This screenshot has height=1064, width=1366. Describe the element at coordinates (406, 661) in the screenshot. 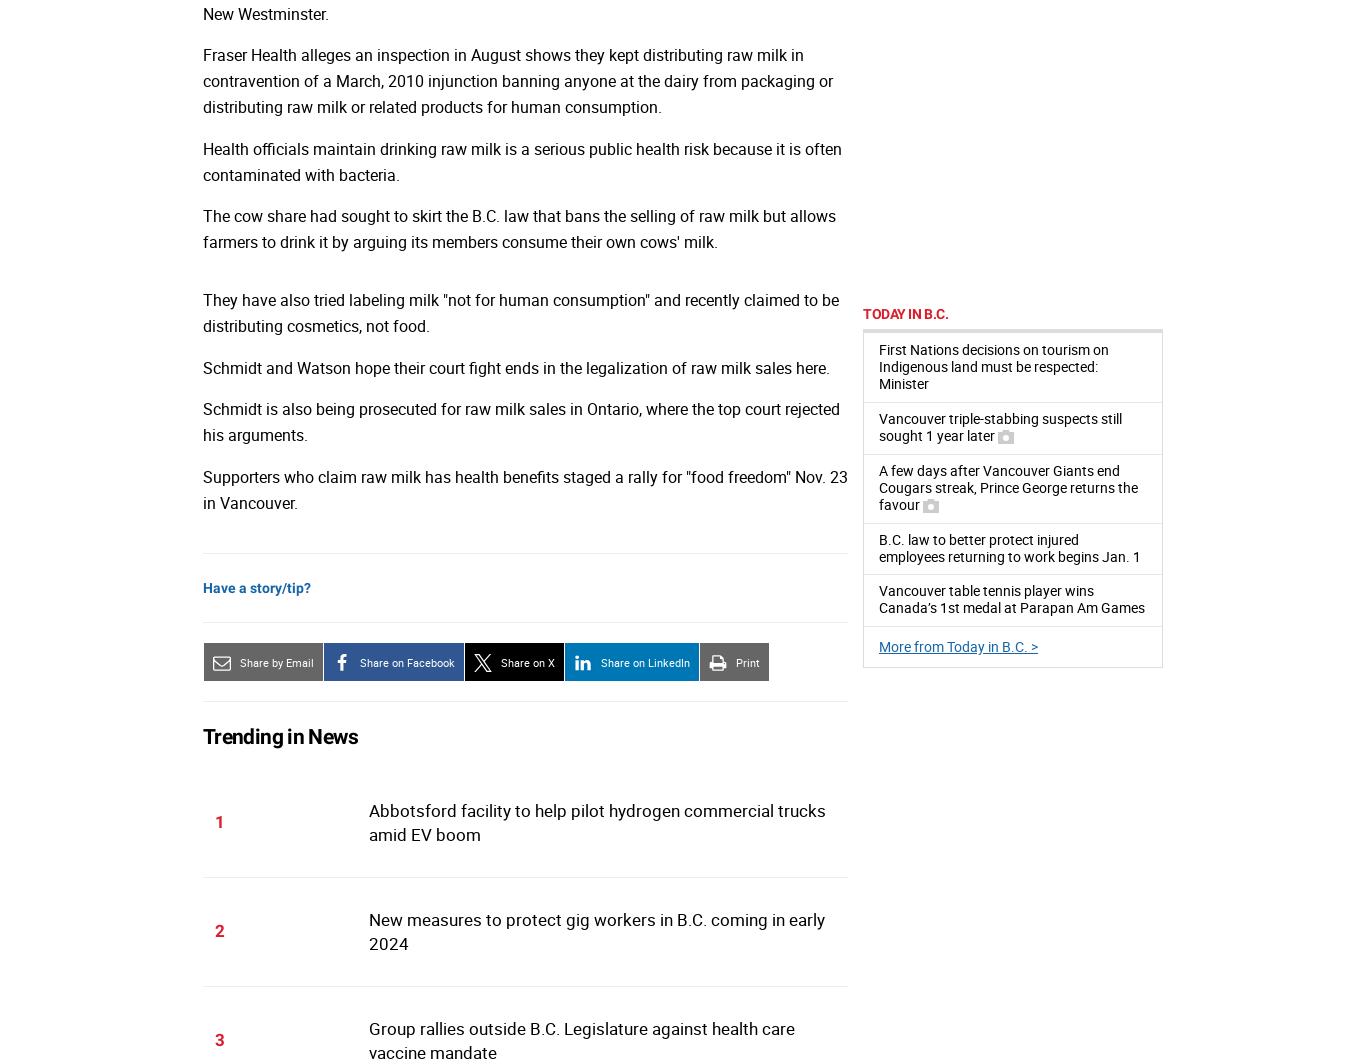

I see `'Share on Facebook'` at that location.